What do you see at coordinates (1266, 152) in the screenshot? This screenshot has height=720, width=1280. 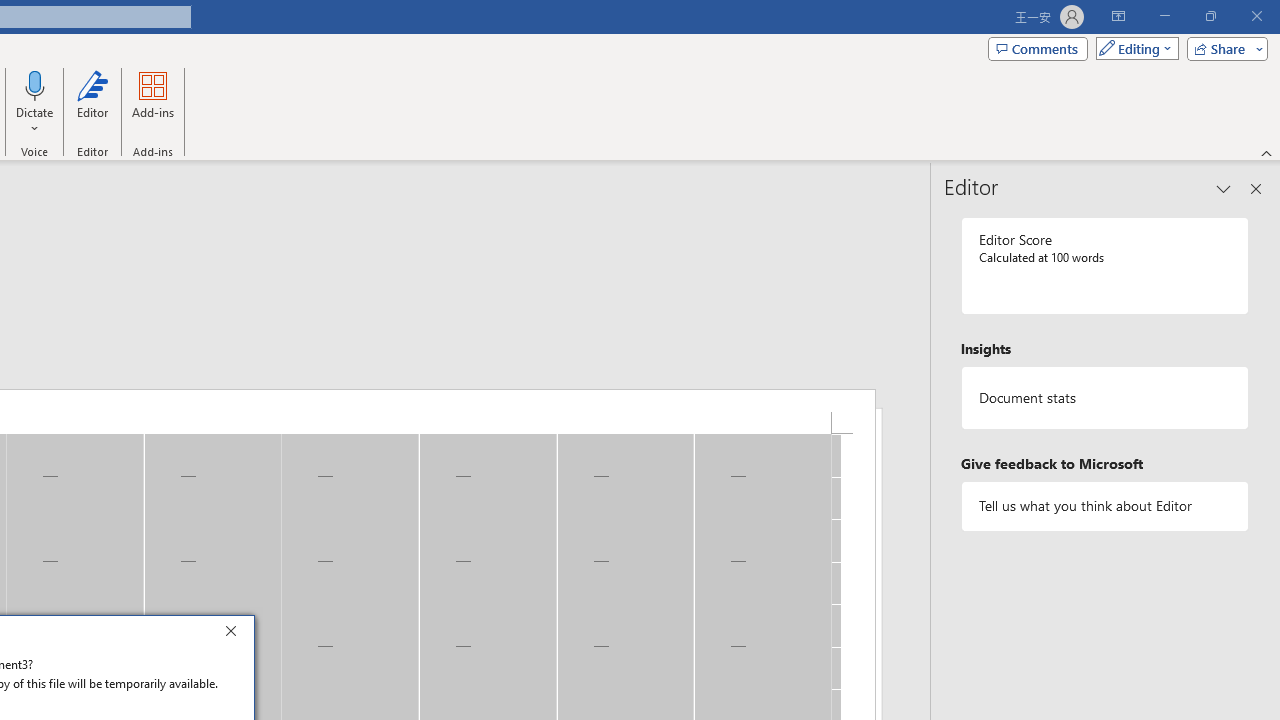 I see `'Collapse the Ribbon'` at bounding box center [1266, 152].